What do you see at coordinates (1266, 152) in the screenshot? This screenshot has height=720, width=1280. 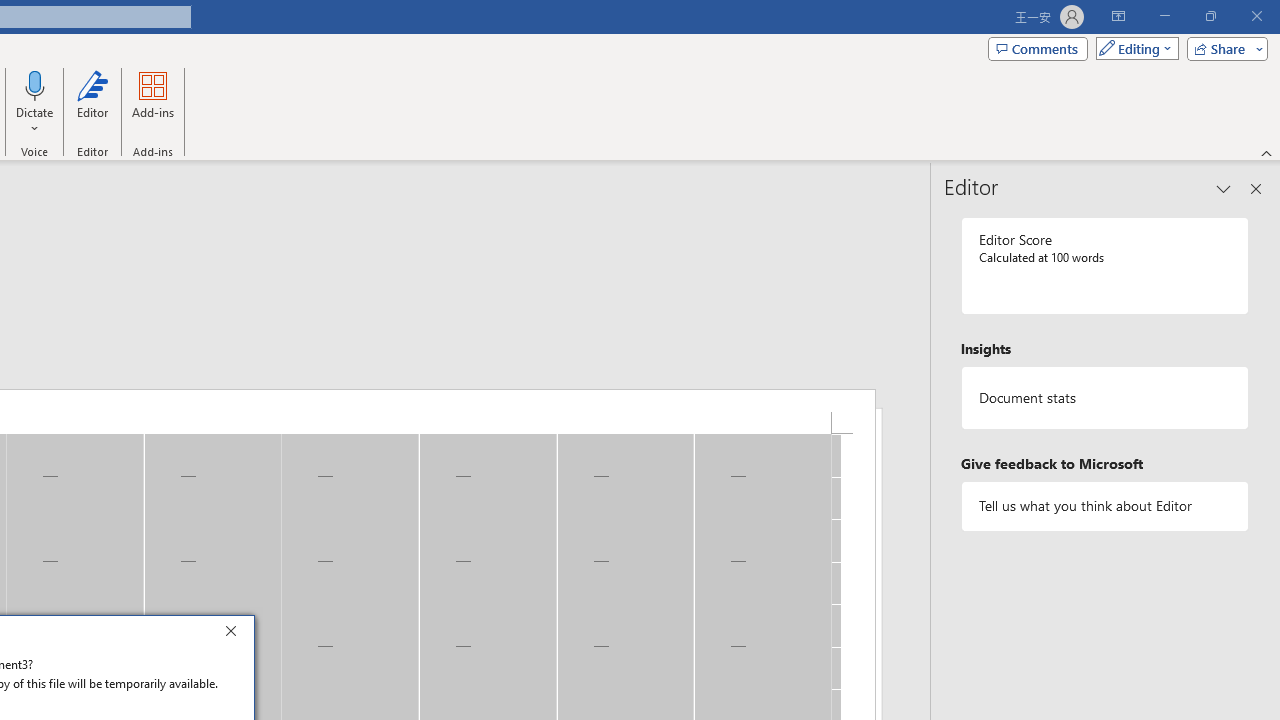 I see `'Collapse the Ribbon'` at bounding box center [1266, 152].